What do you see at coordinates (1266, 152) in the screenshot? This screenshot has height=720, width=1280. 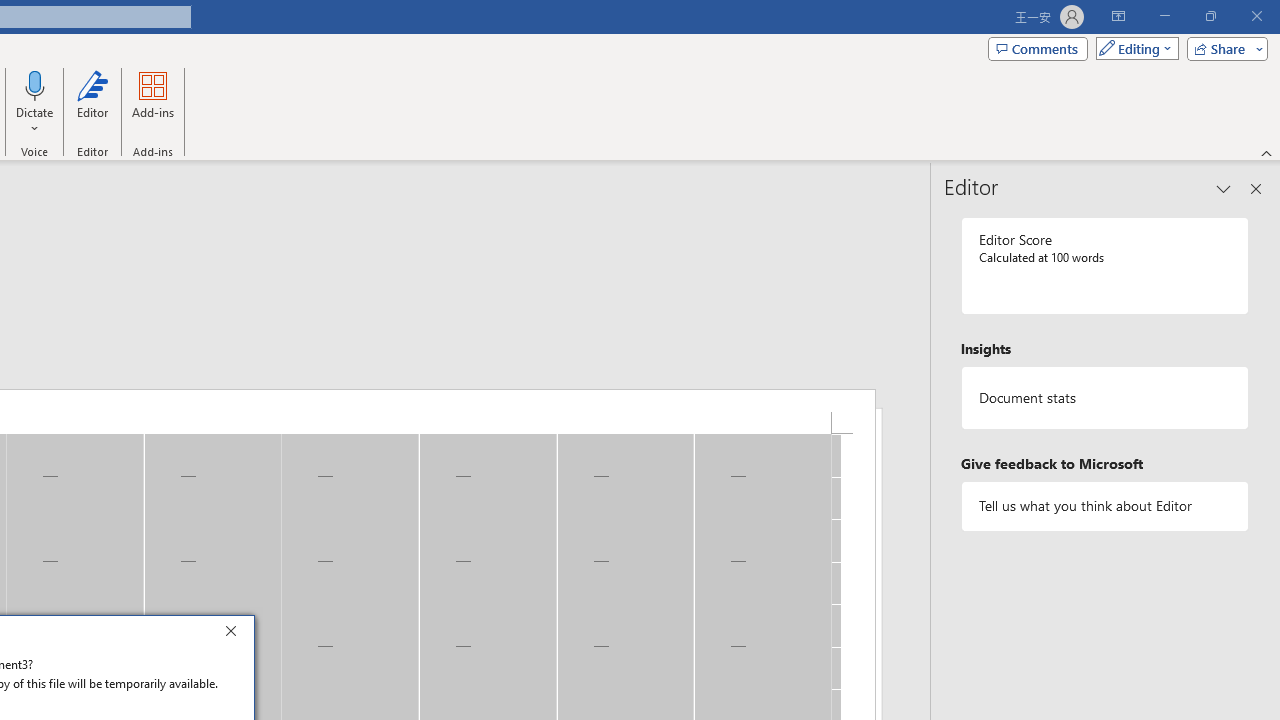 I see `'Collapse the Ribbon'` at bounding box center [1266, 152].